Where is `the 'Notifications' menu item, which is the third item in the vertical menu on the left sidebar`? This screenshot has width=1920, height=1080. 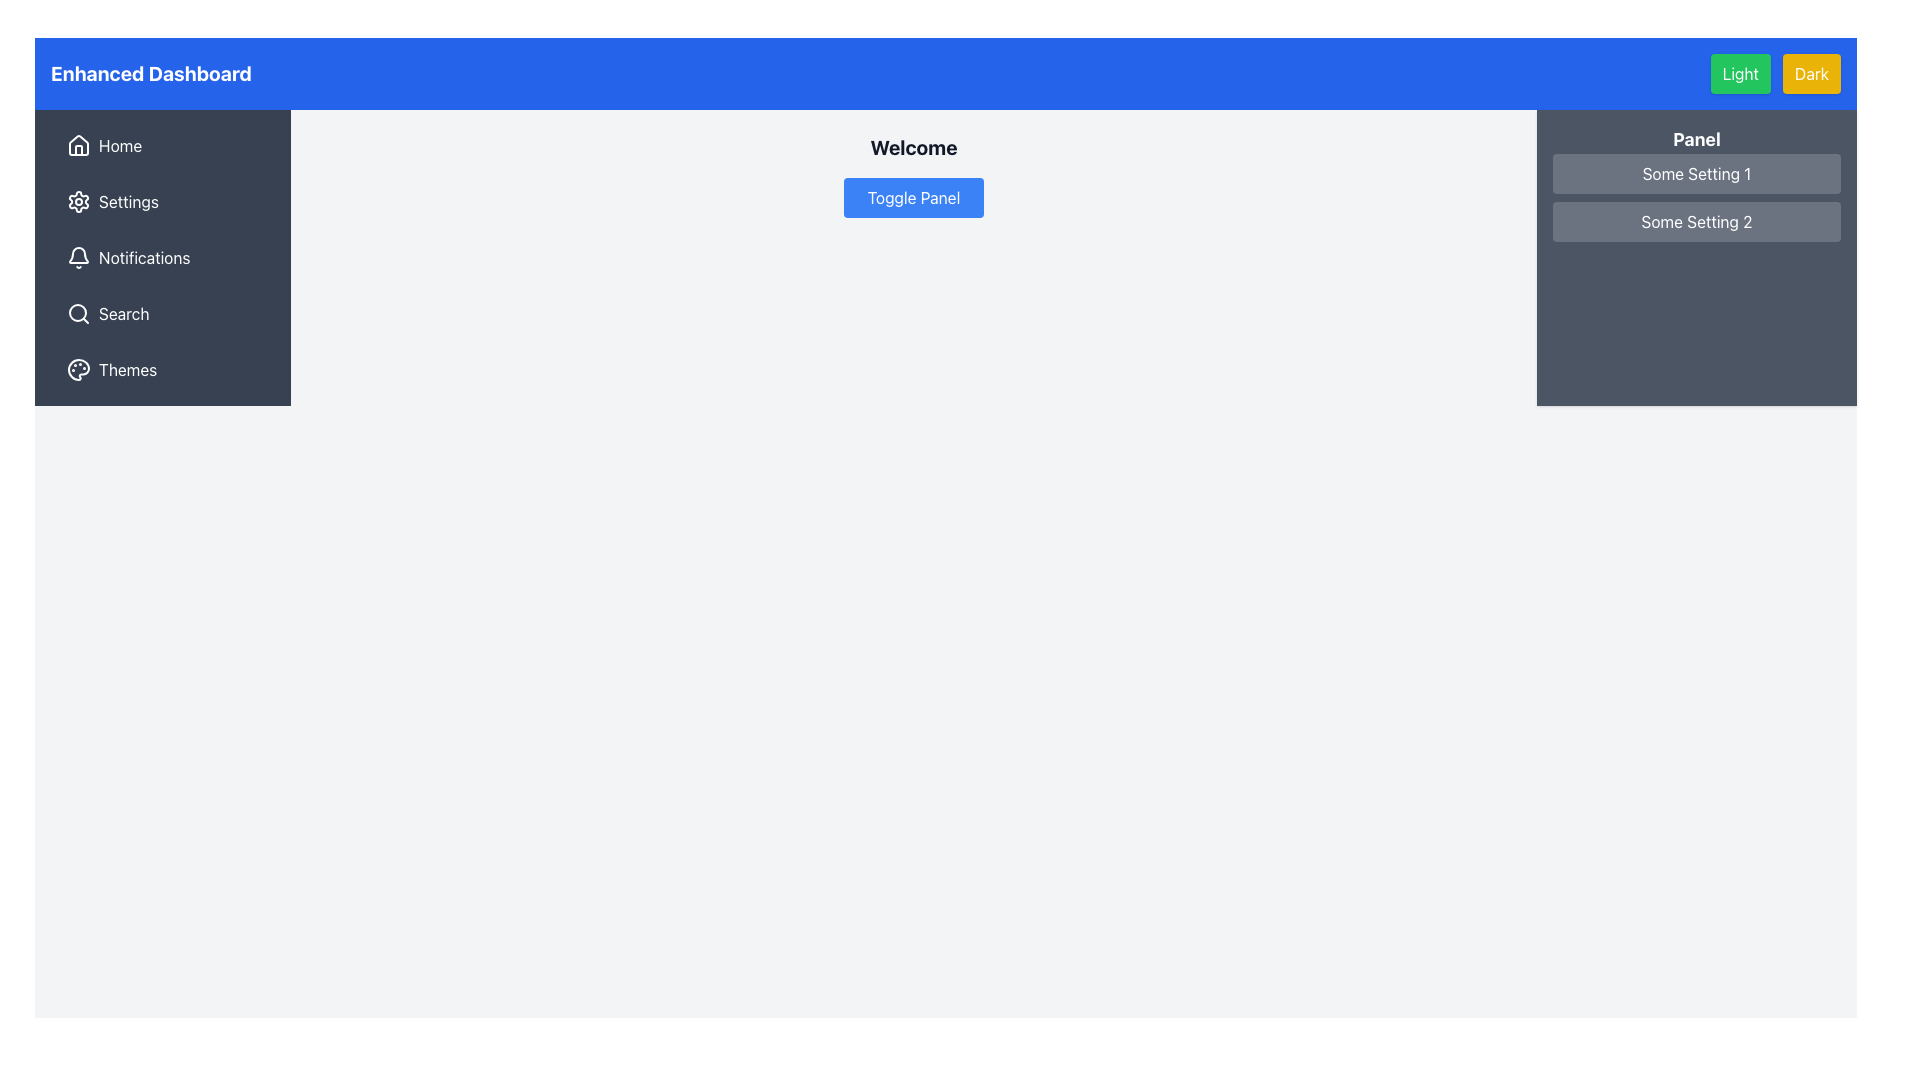 the 'Notifications' menu item, which is the third item in the vertical menu on the left sidebar is located at coordinates (163, 257).